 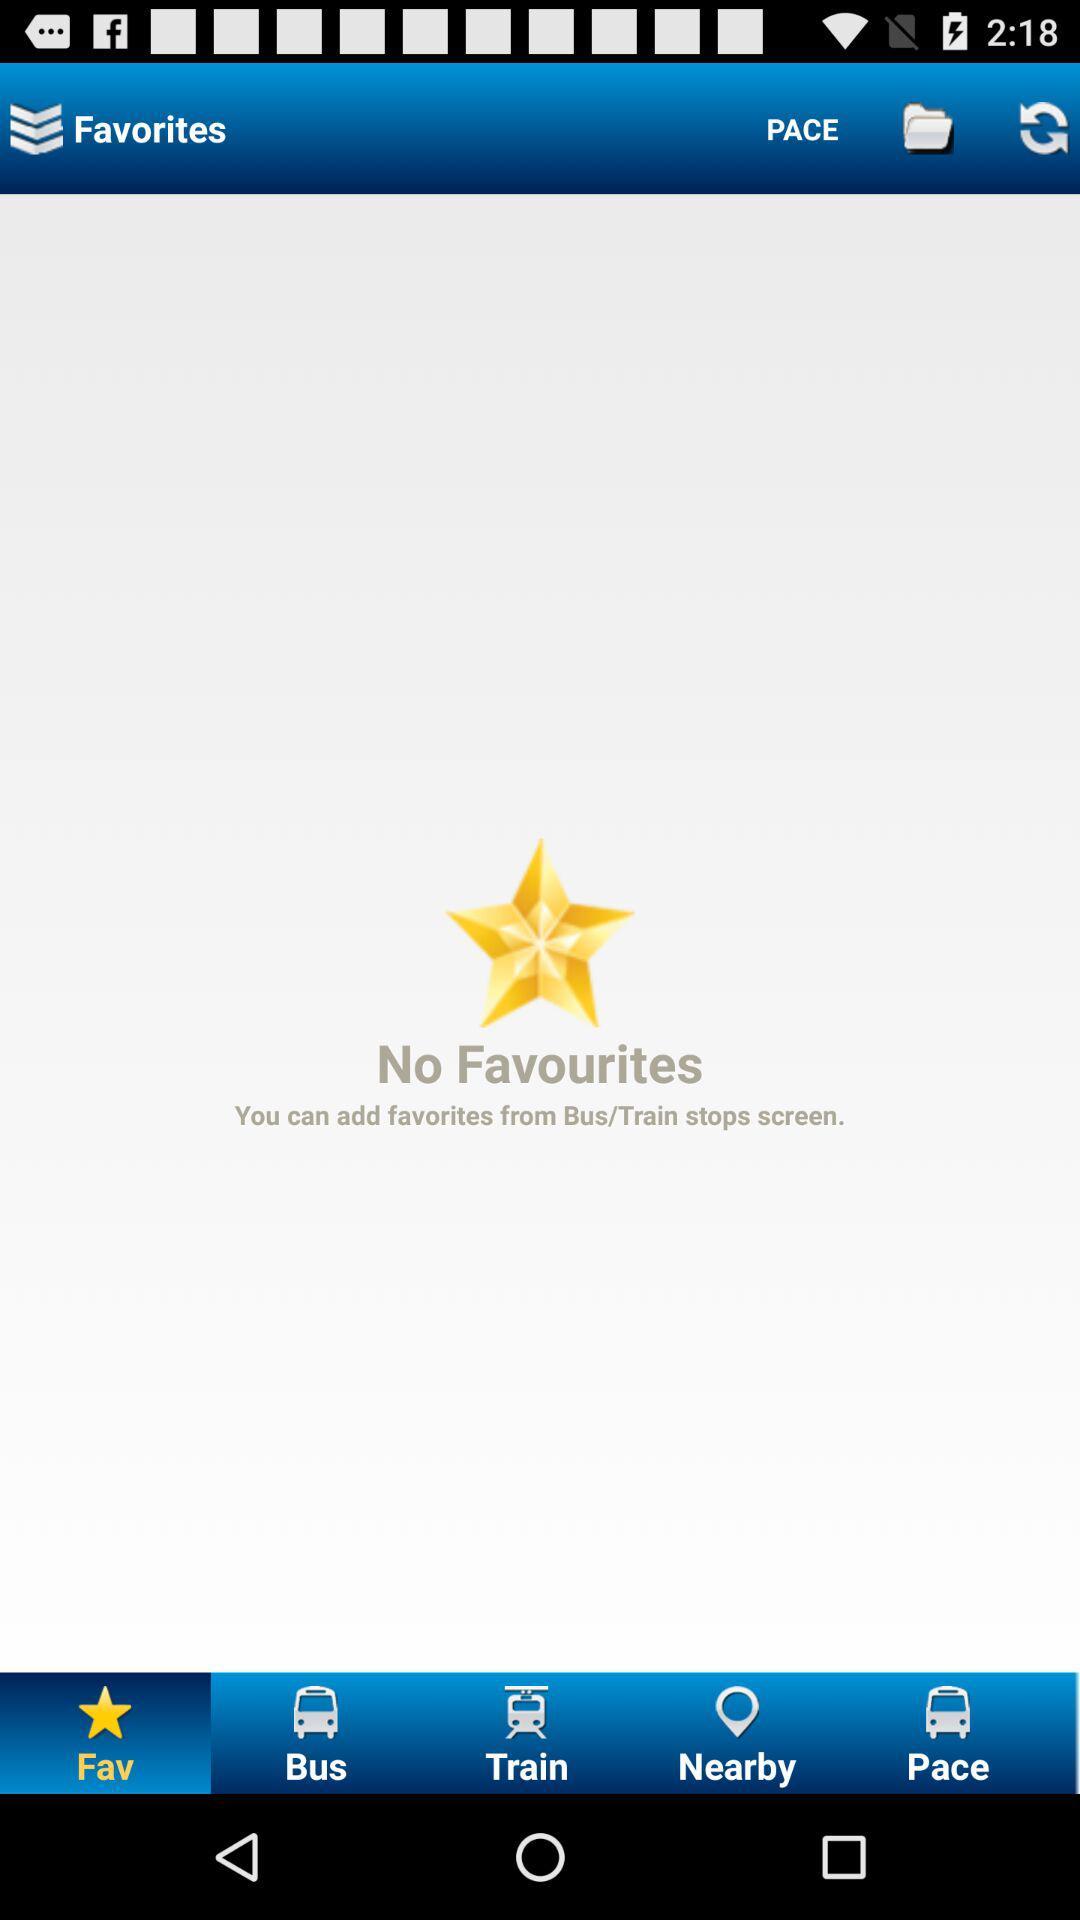 What do you see at coordinates (36, 136) in the screenshot?
I see `the layers icon` at bounding box center [36, 136].